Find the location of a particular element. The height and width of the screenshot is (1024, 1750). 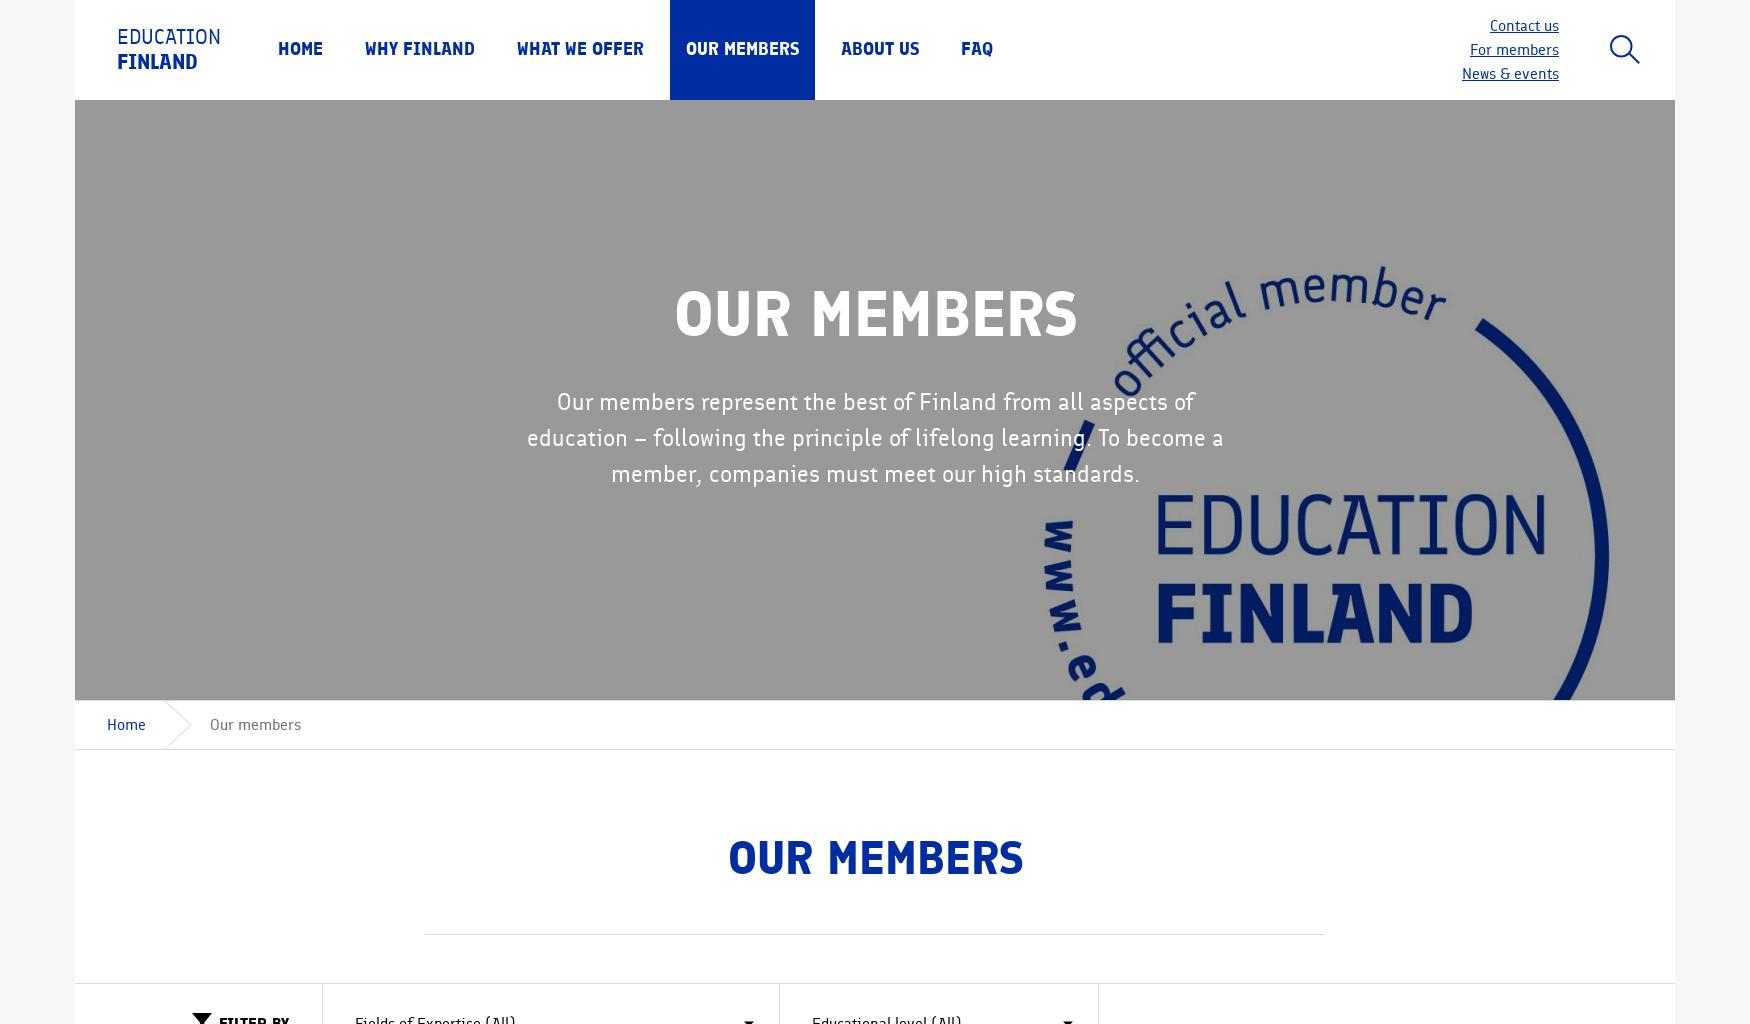

'For members' is located at coordinates (1513, 48).